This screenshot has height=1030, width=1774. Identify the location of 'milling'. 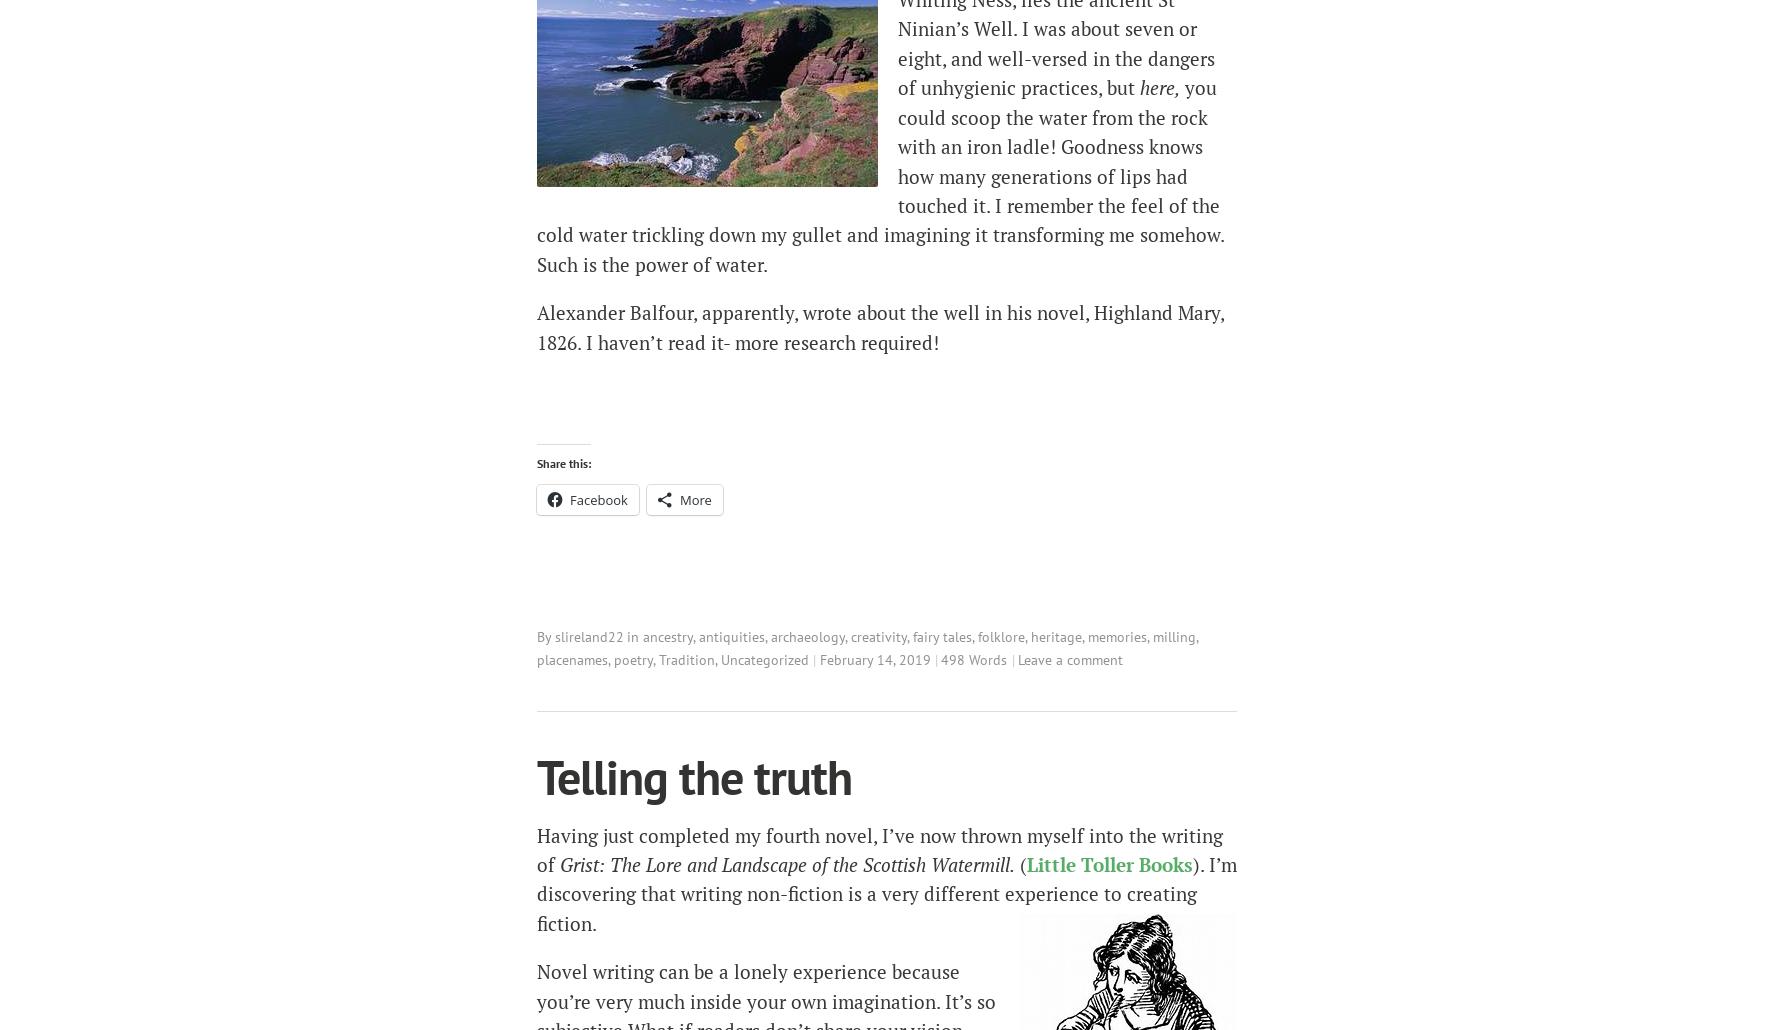
(1174, 635).